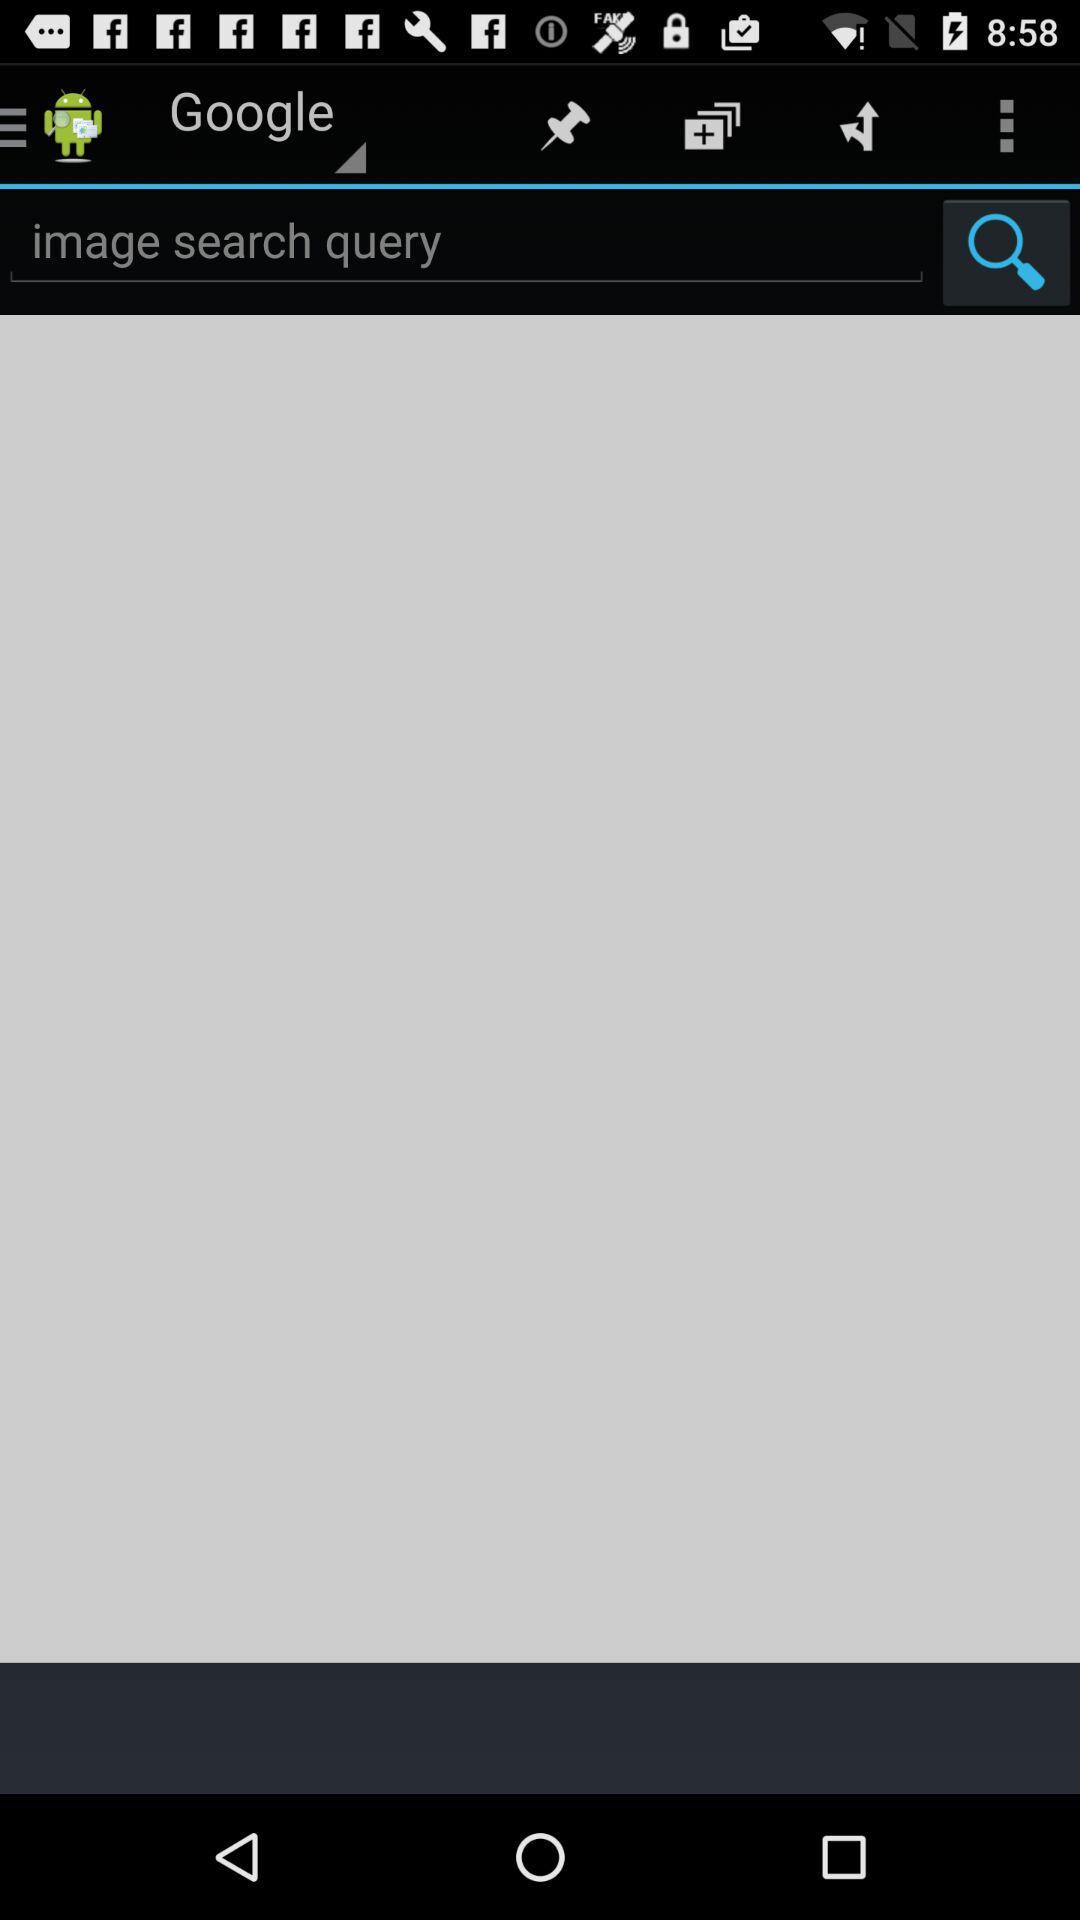 The image size is (1080, 1920). I want to click on image result, so click(540, 988).